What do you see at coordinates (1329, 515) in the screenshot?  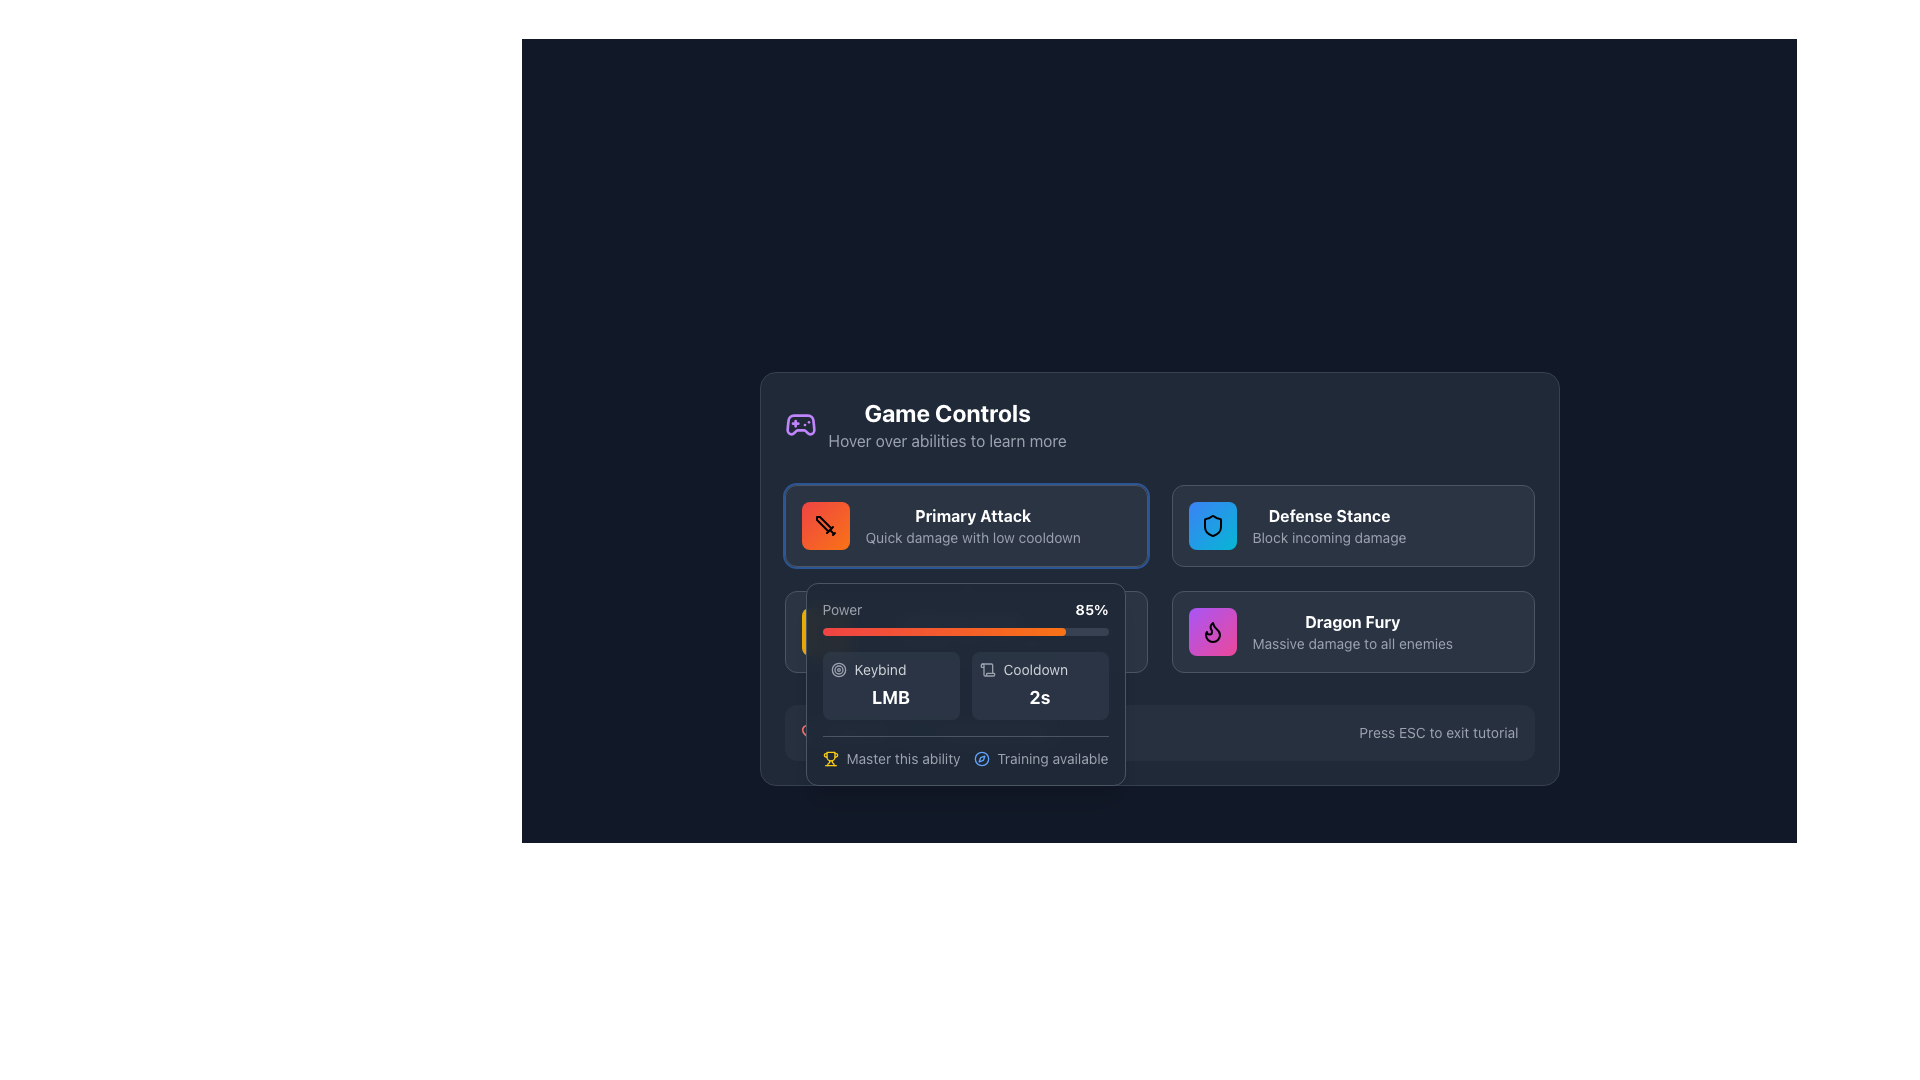 I see `the 'Defense Stance' title text label located in the upper-right area of the modal interface` at bounding box center [1329, 515].